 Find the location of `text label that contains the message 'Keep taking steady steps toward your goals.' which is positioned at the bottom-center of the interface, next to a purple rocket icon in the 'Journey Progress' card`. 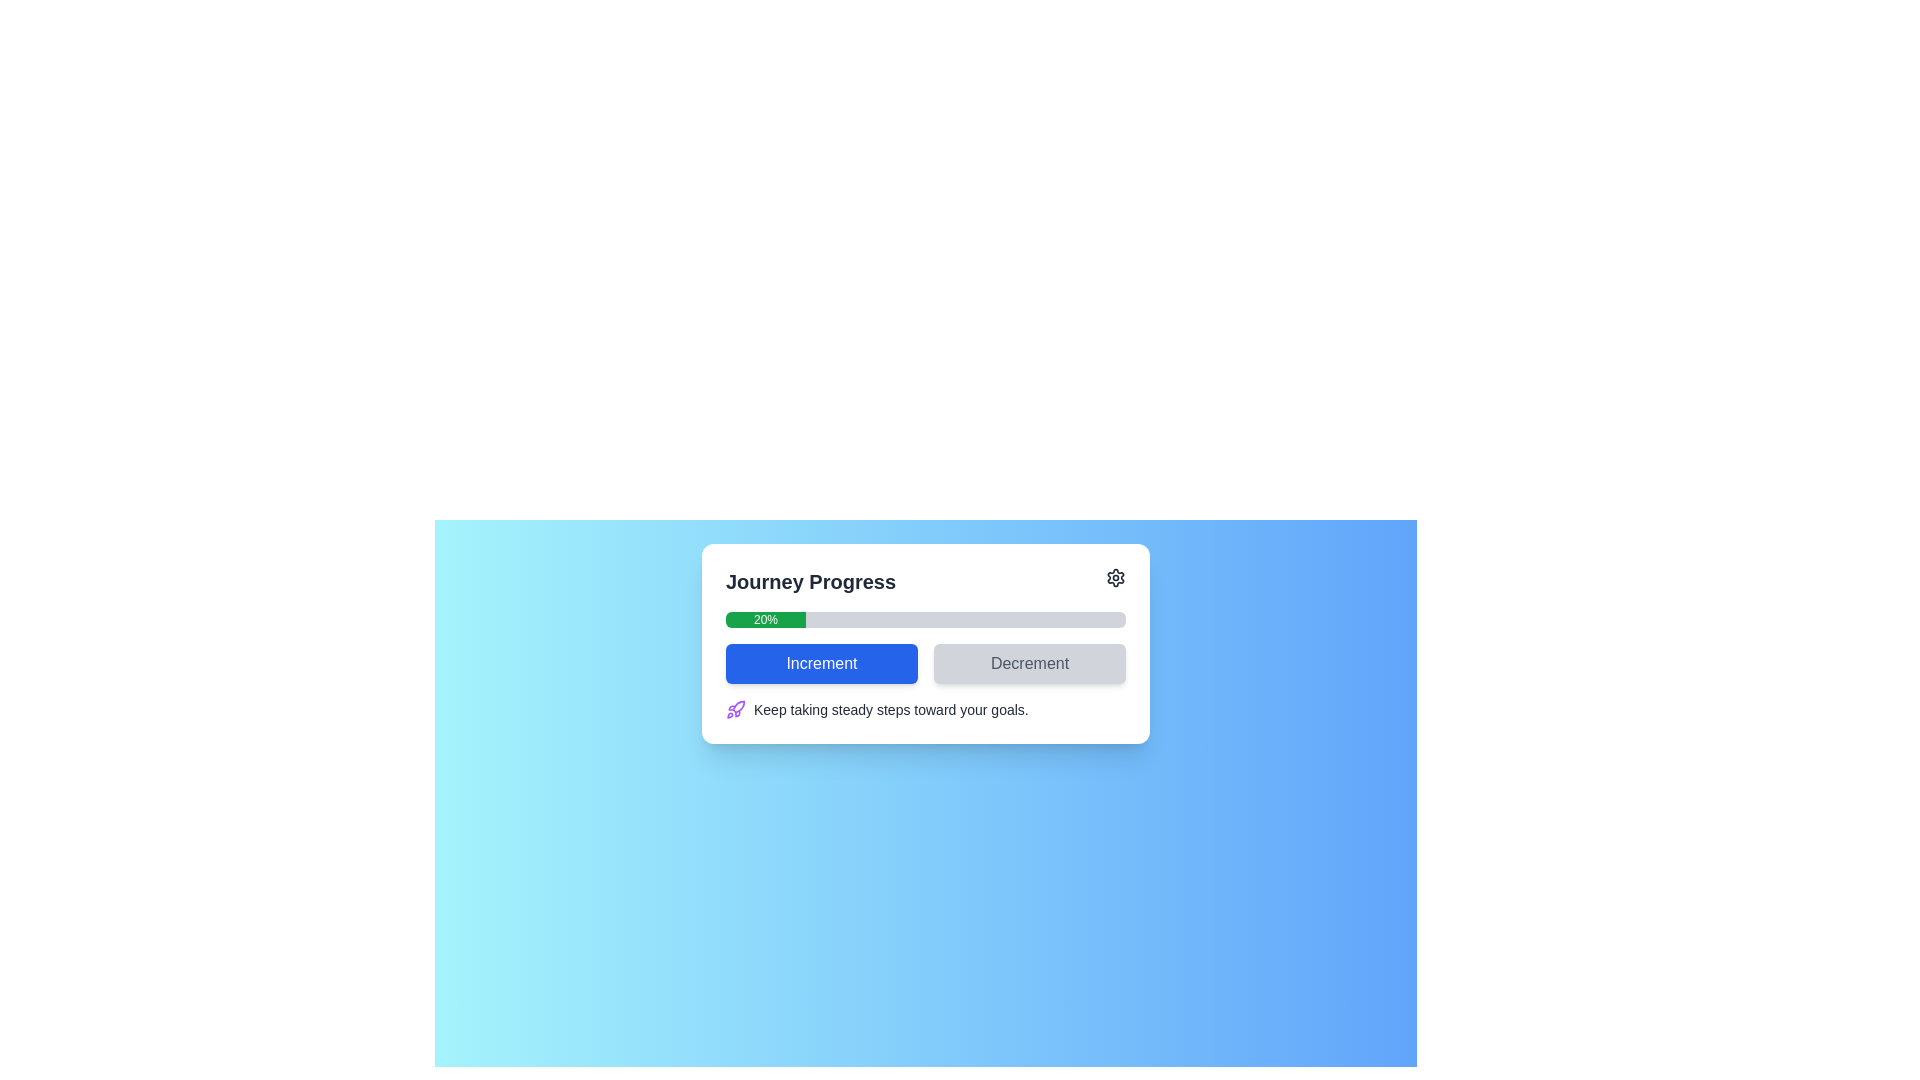

text label that contains the message 'Keep taking steady steps toward your goals.' which is positioned at the bottom-center of the interface, next to a purple rocket icon in the 'Journey Progress' card is located at coordinates (890, 708).